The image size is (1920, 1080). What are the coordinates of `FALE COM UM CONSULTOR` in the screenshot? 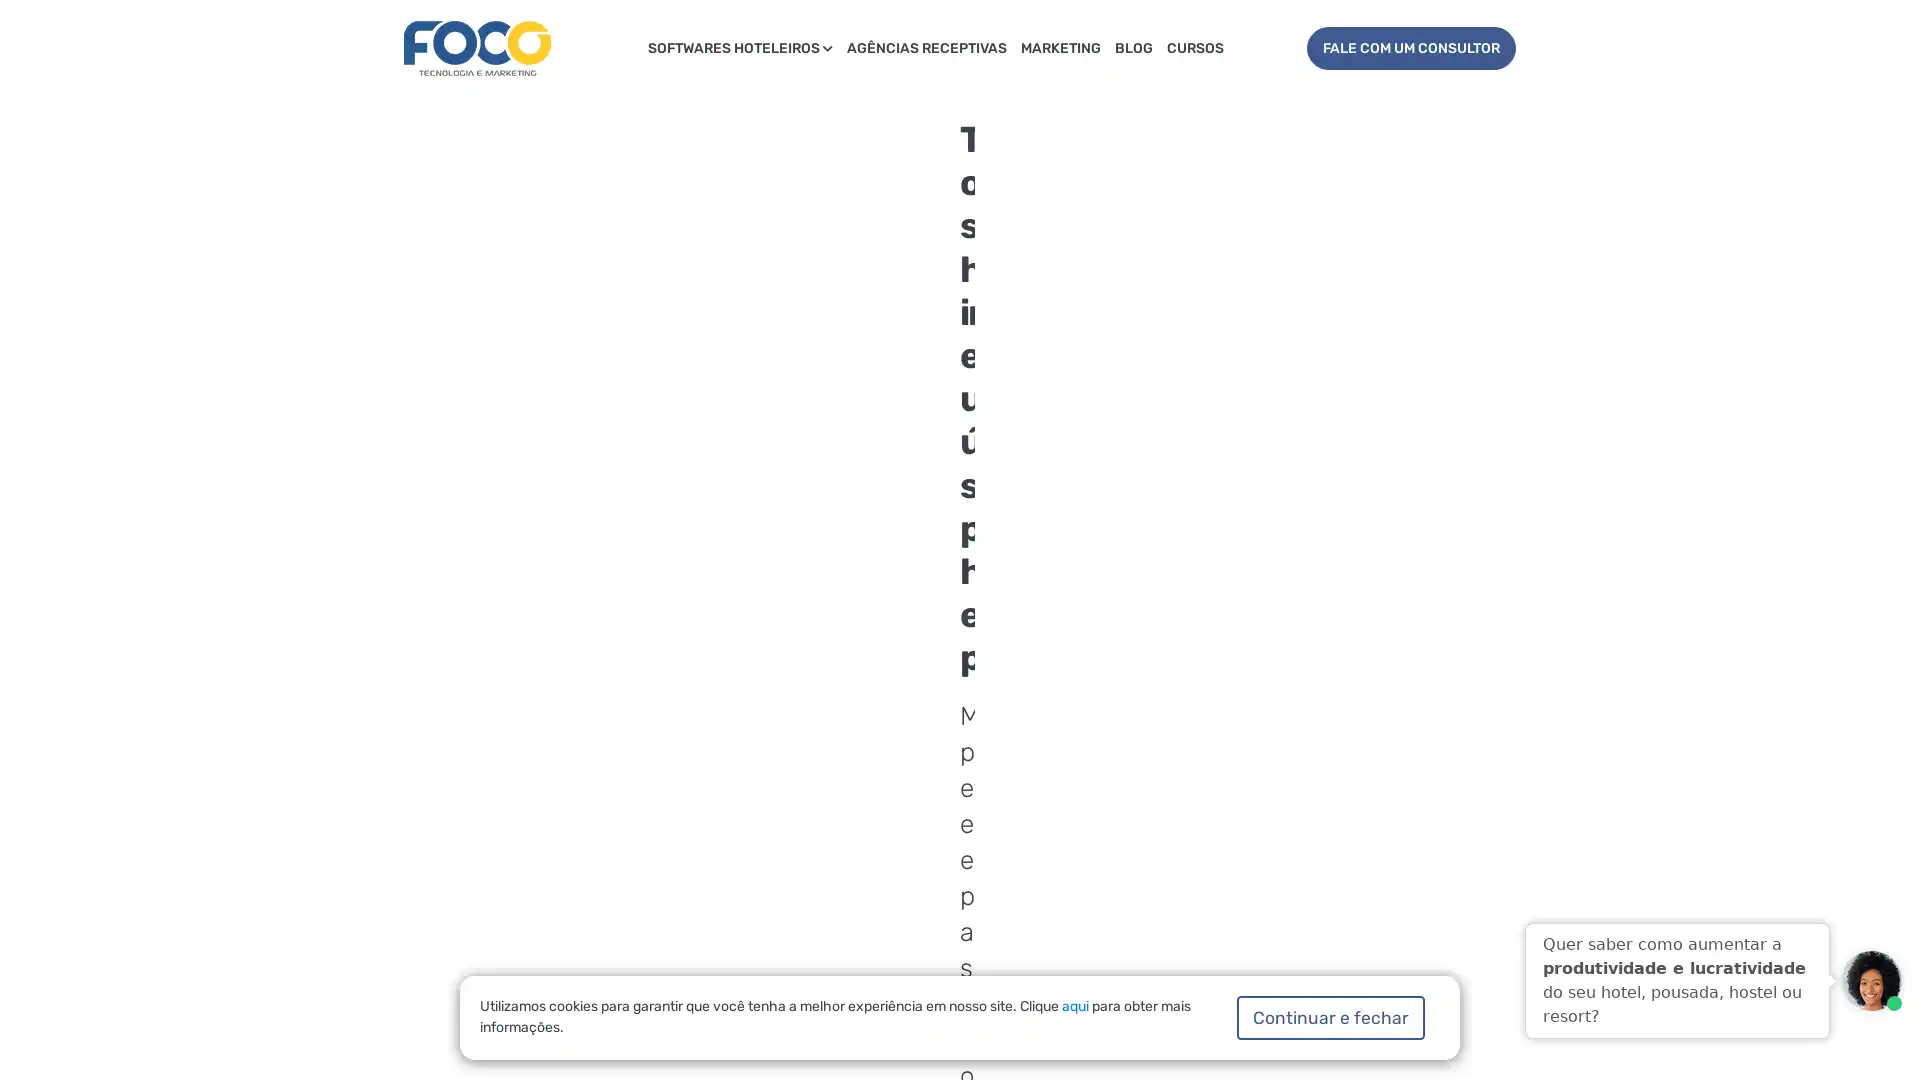 It's located at (1410, 47).